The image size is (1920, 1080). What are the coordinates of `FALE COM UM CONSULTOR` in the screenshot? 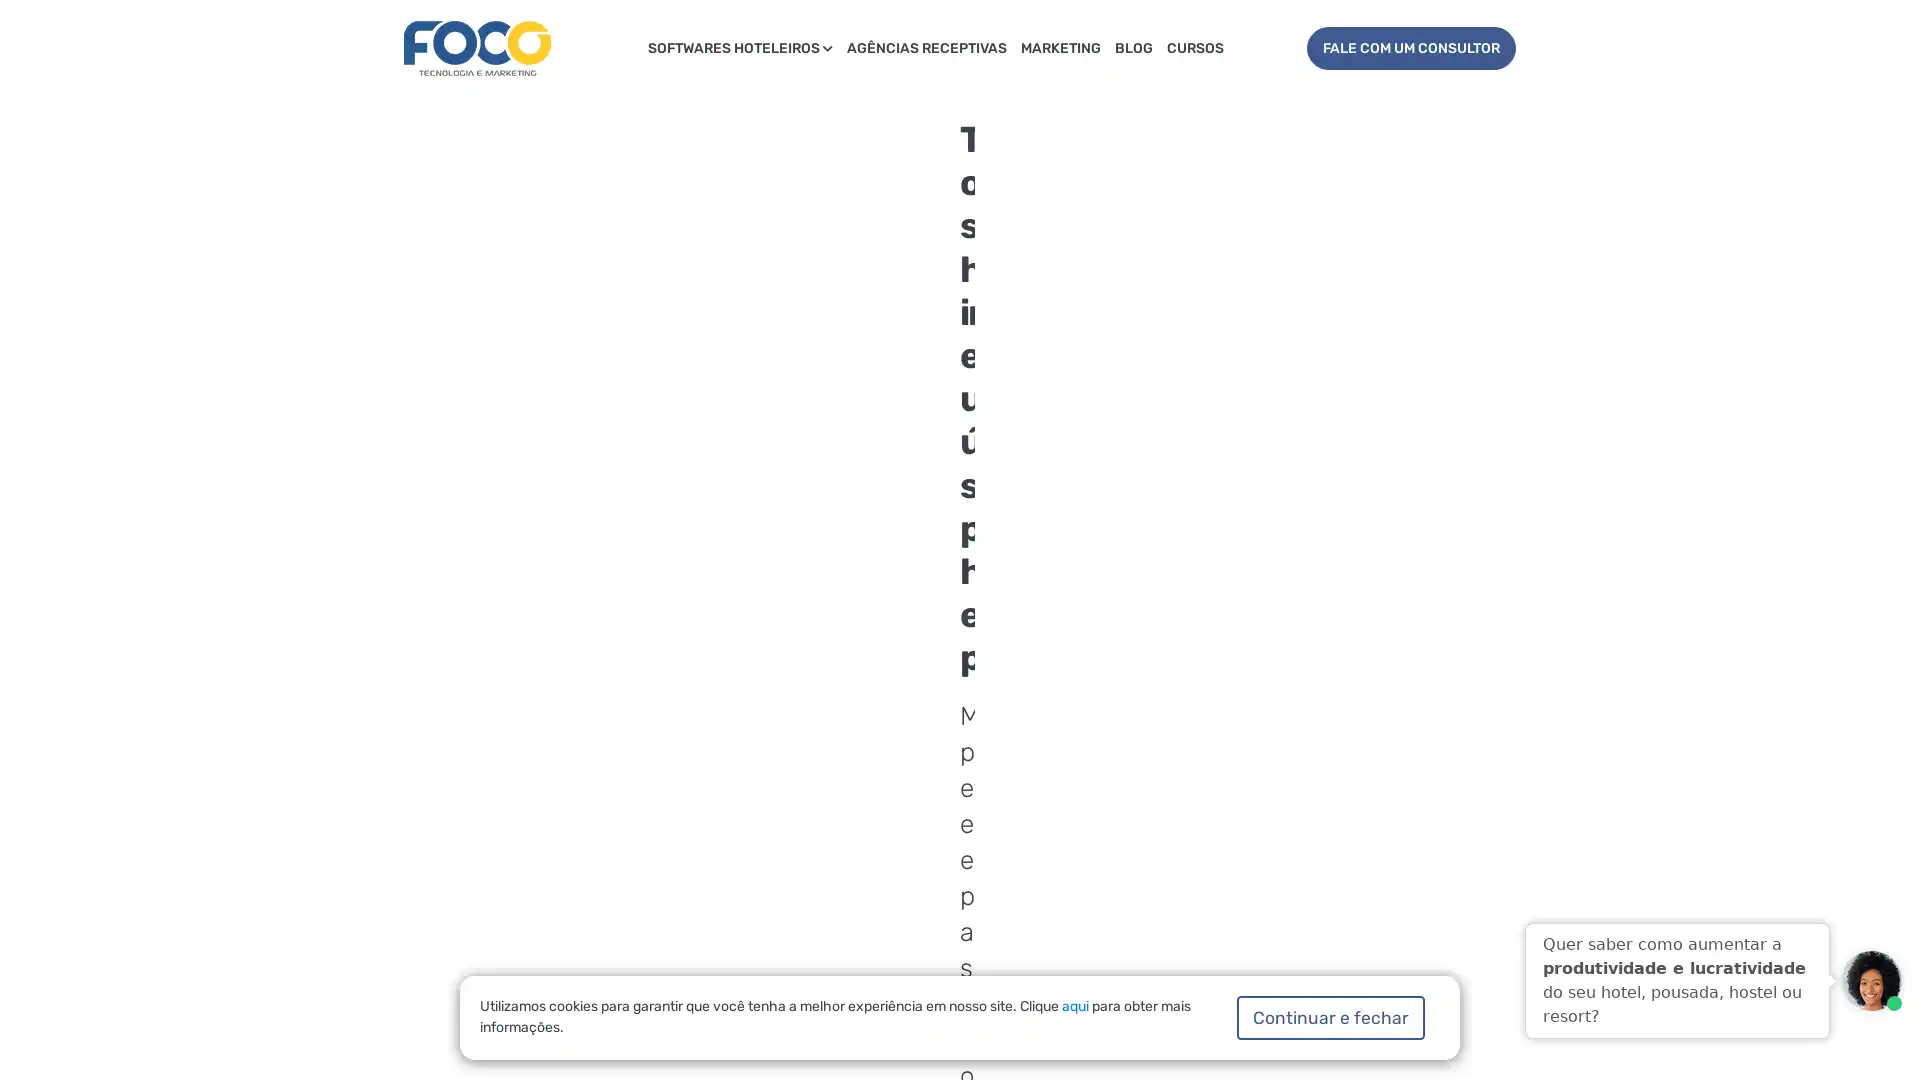 It's located at (1410, 47).